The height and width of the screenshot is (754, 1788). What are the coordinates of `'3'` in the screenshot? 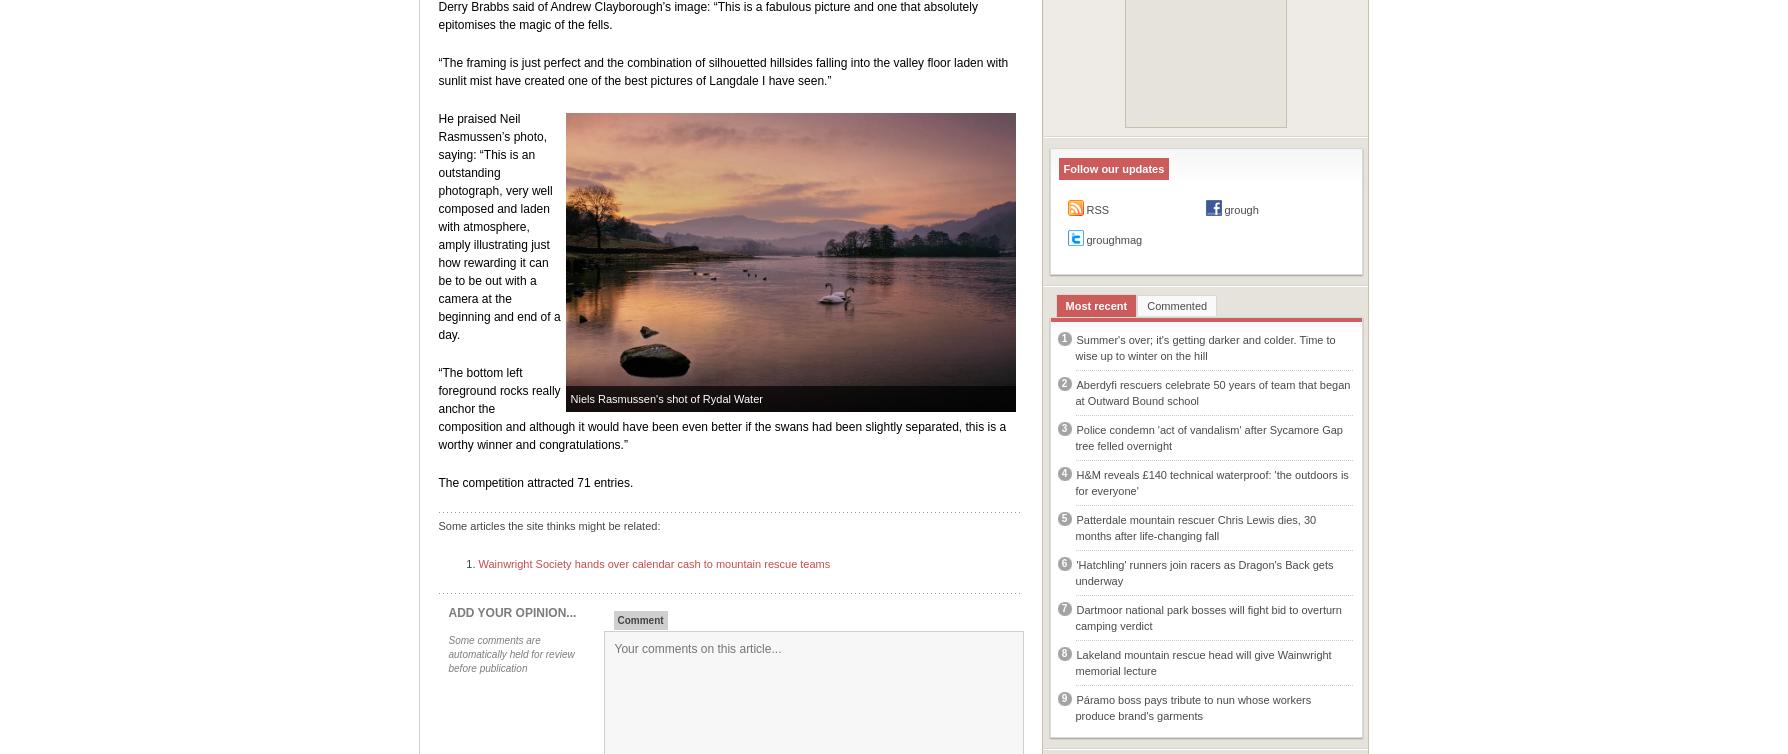 It's located at (1064, 428).